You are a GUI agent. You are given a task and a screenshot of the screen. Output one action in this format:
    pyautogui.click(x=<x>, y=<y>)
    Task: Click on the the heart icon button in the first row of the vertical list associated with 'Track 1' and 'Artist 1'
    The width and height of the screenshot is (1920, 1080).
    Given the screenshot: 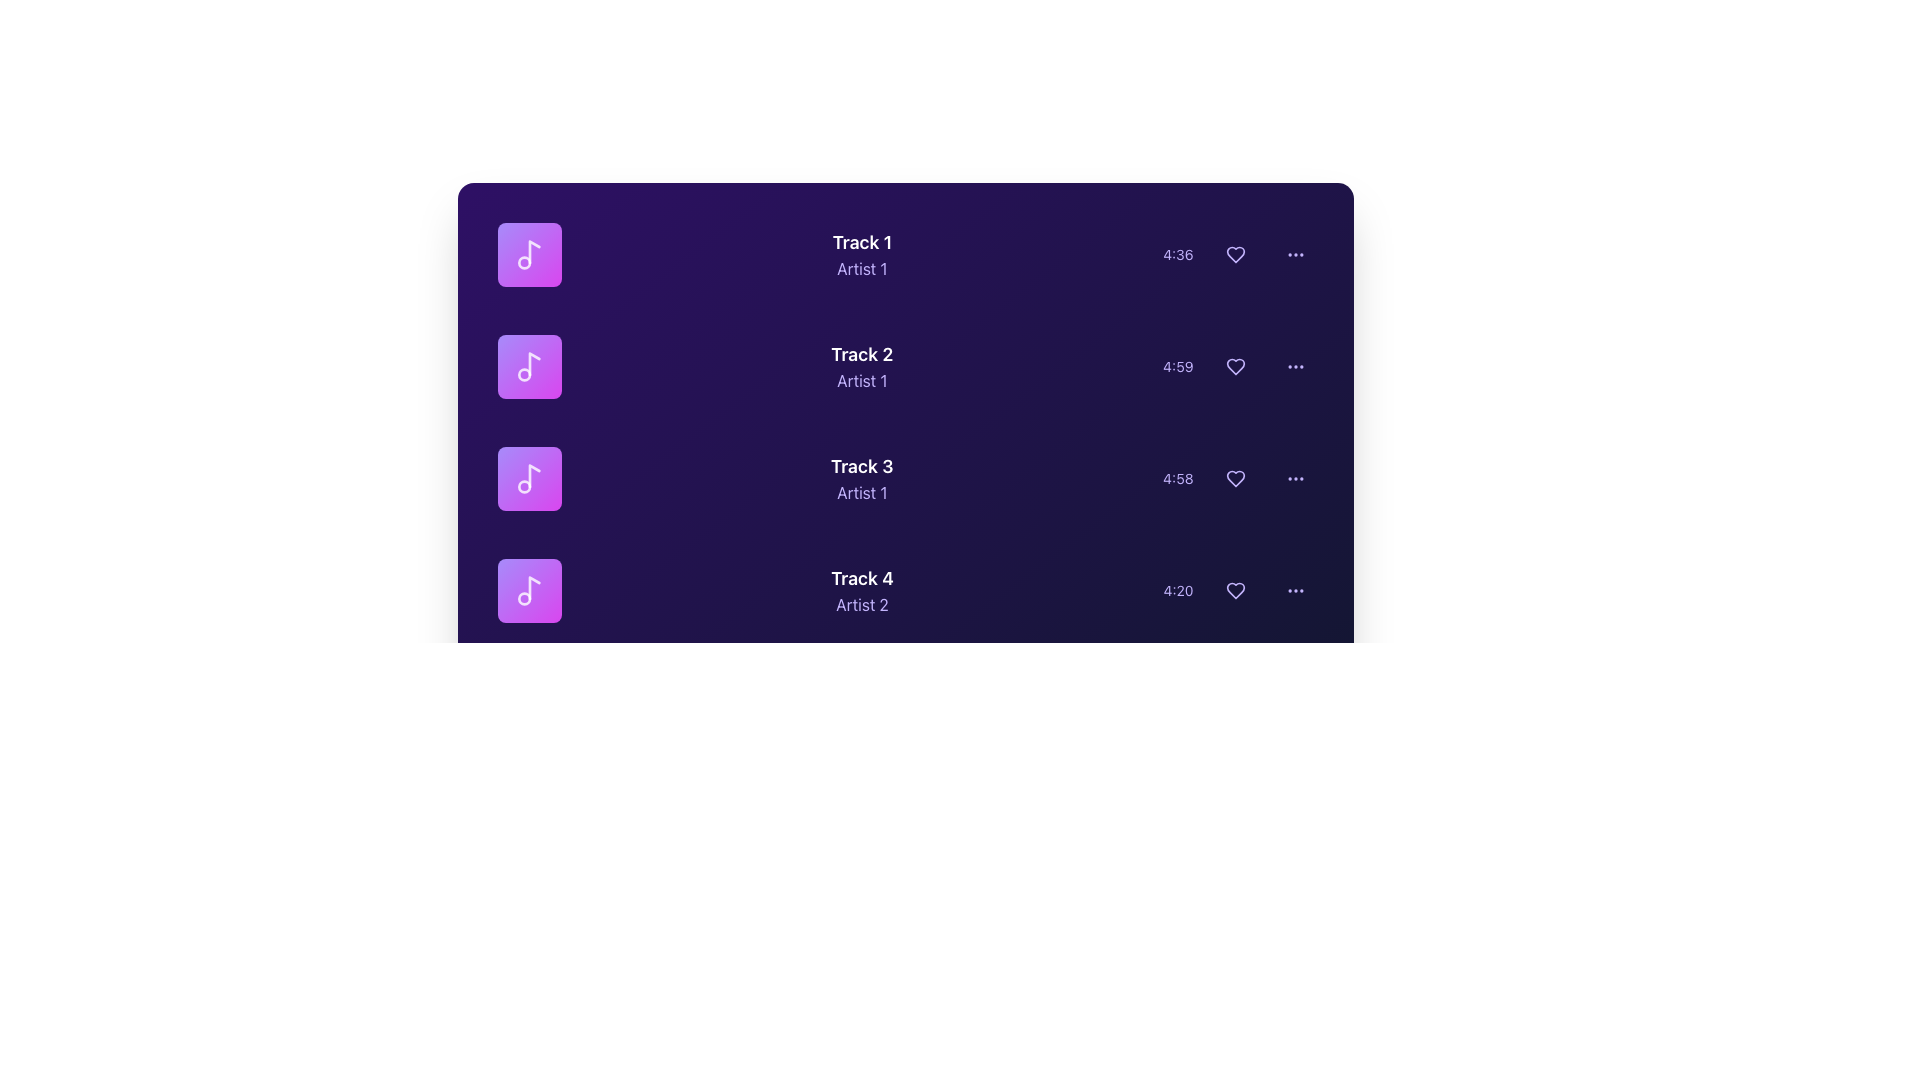 What is the action you would take?
    pyautogui.click(x=1234, y=253)
    